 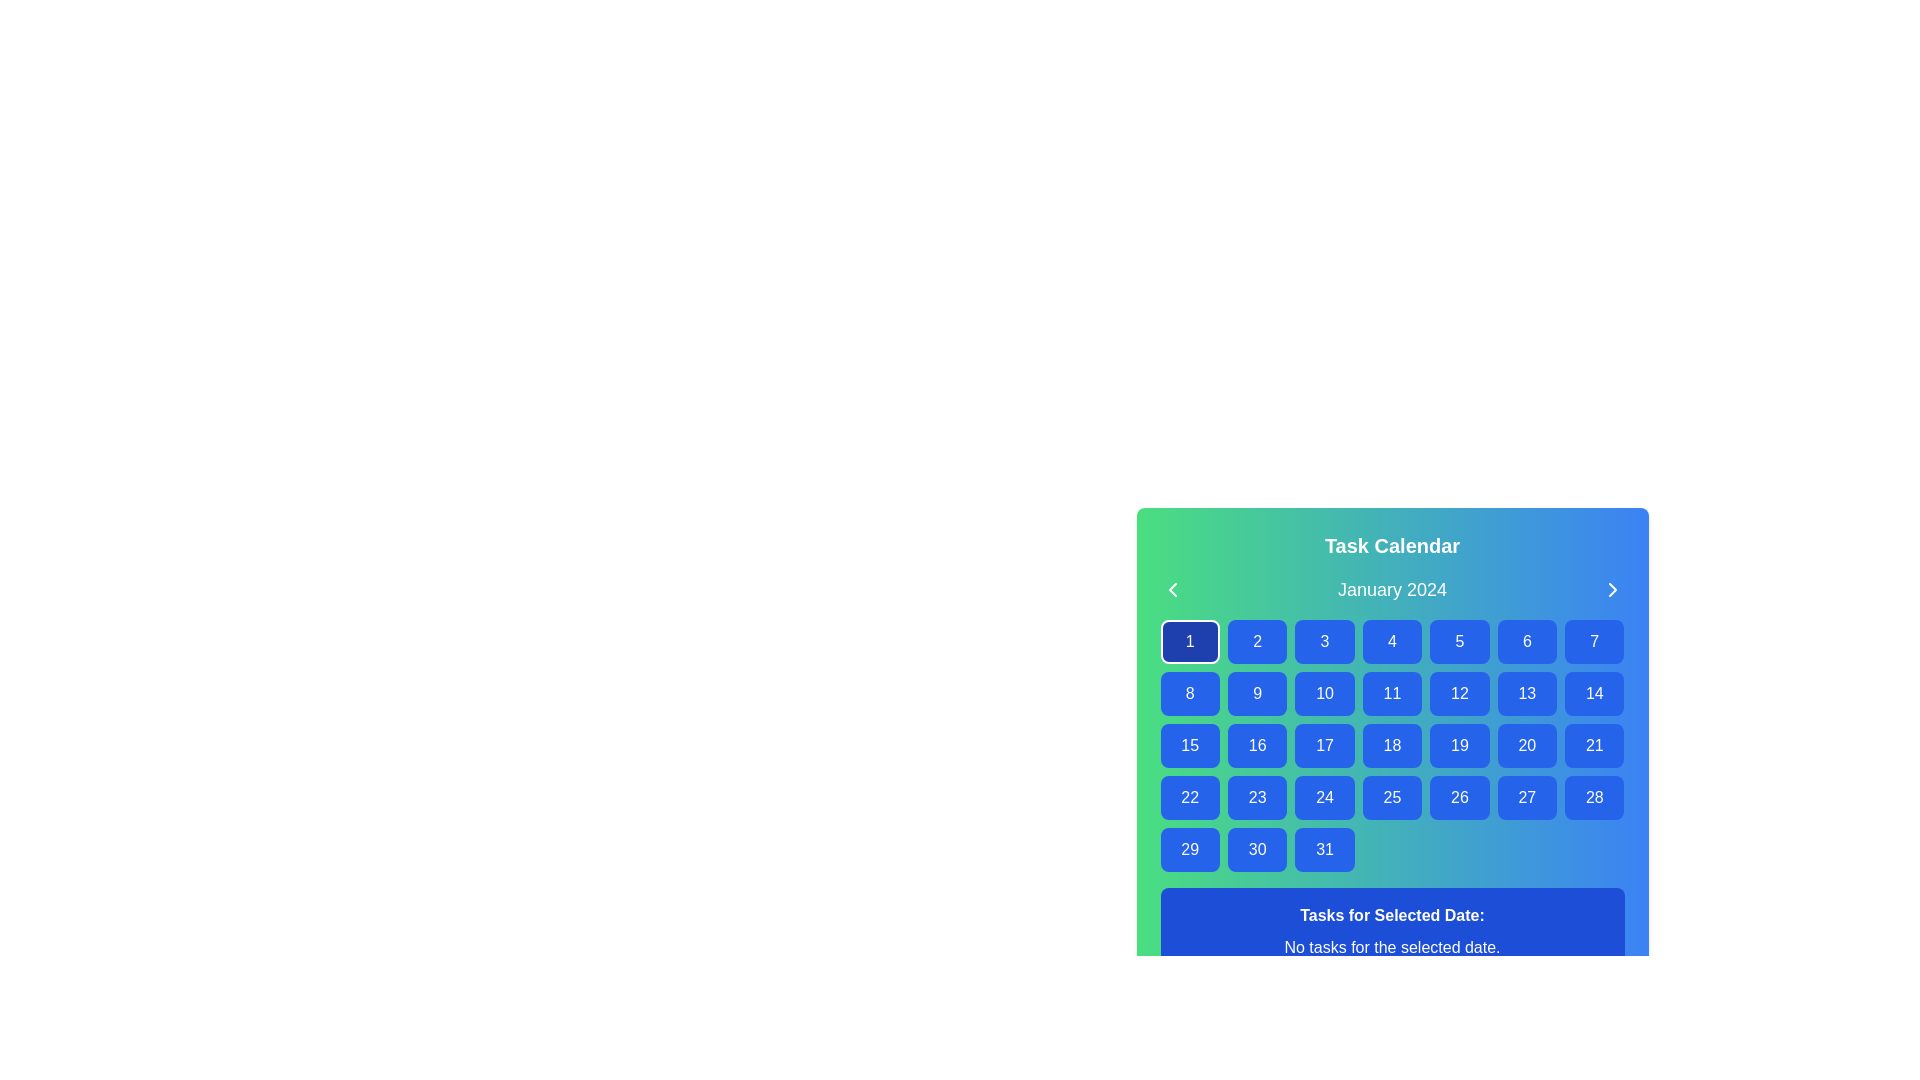 I want to click on the calendar date button representing the 27th day of the month located in the last week row of the calendar grid, specifically in the sixth column from the left, so click(x=1526, y=797).